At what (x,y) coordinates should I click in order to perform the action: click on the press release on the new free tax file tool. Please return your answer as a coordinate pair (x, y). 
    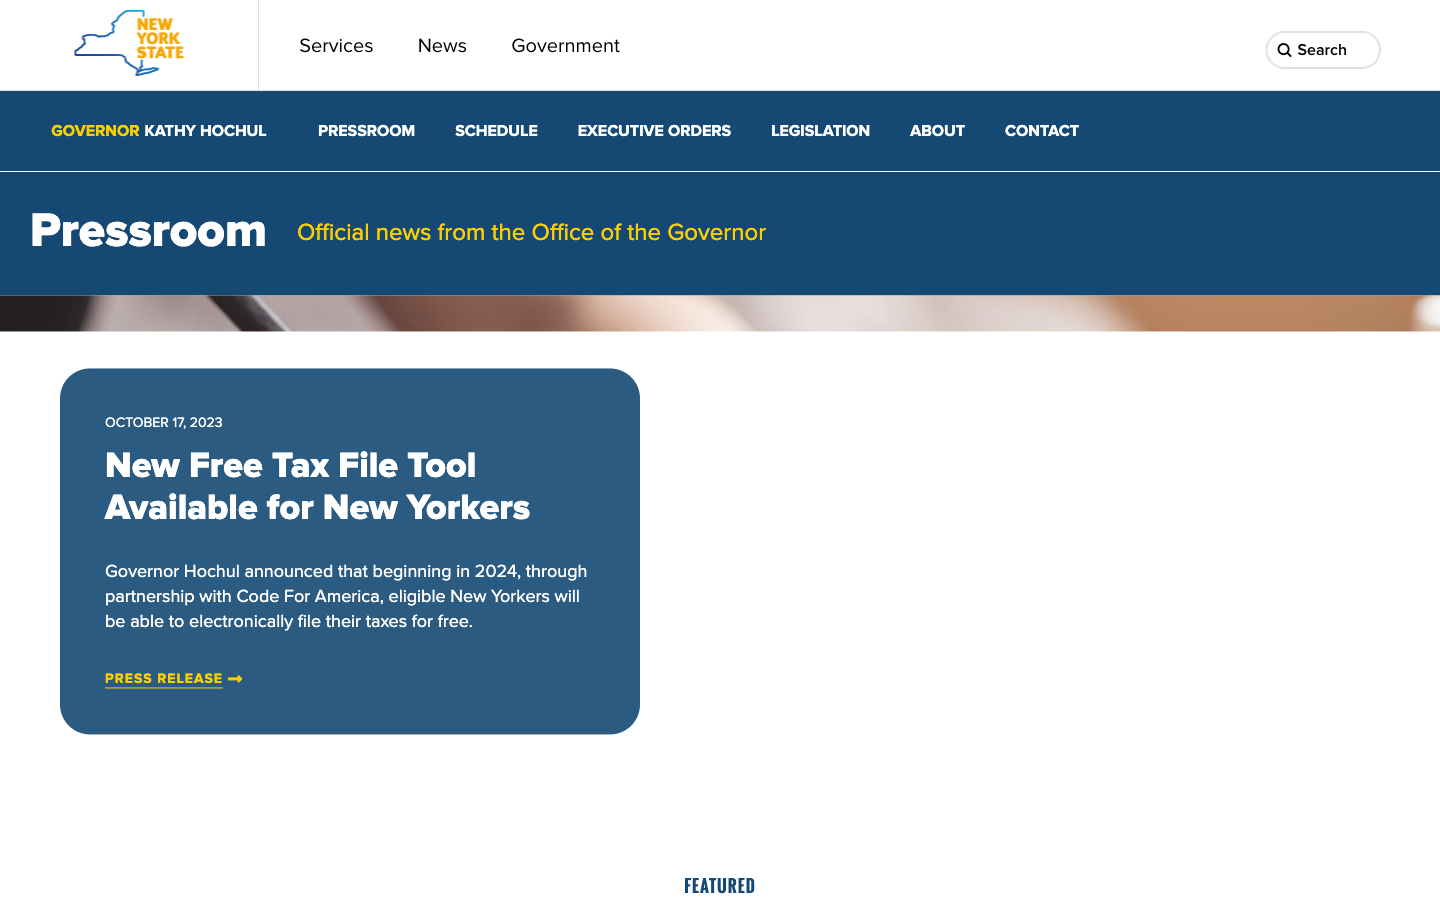
    Looking at the image, I should click on (163, 678).